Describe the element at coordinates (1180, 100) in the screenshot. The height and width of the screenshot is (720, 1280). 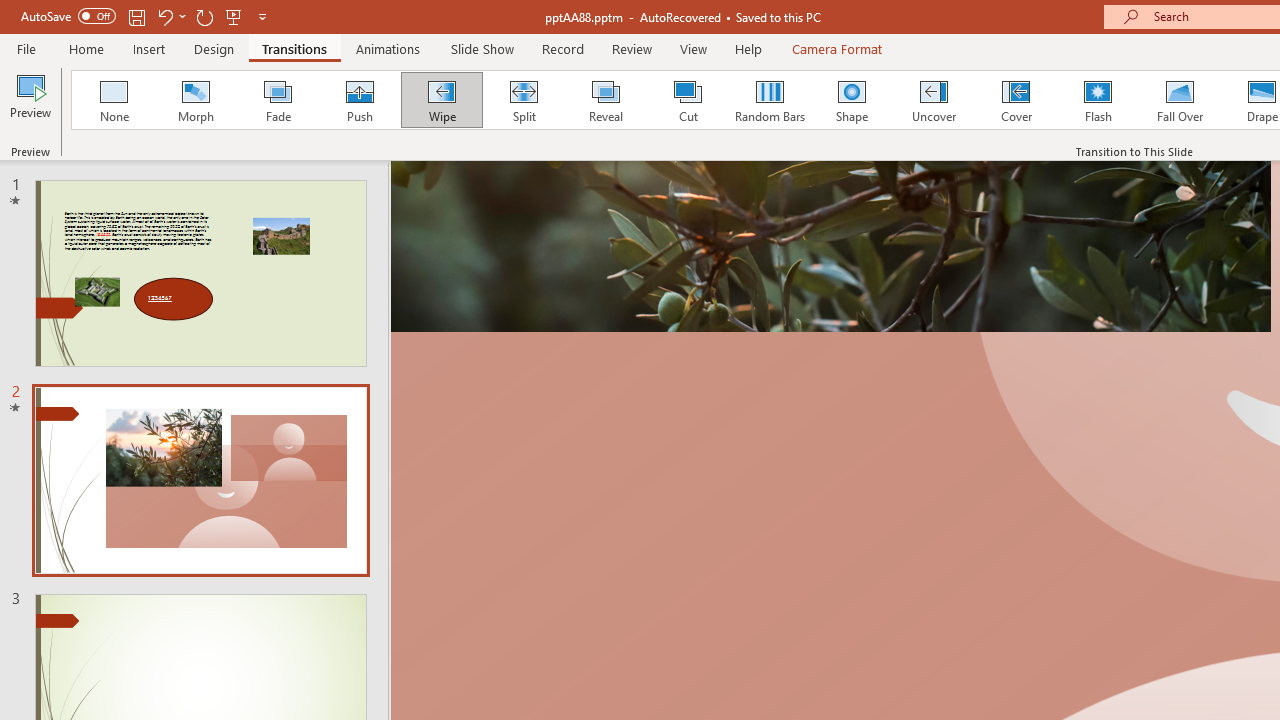
I see `'Fall Over'` at that location.